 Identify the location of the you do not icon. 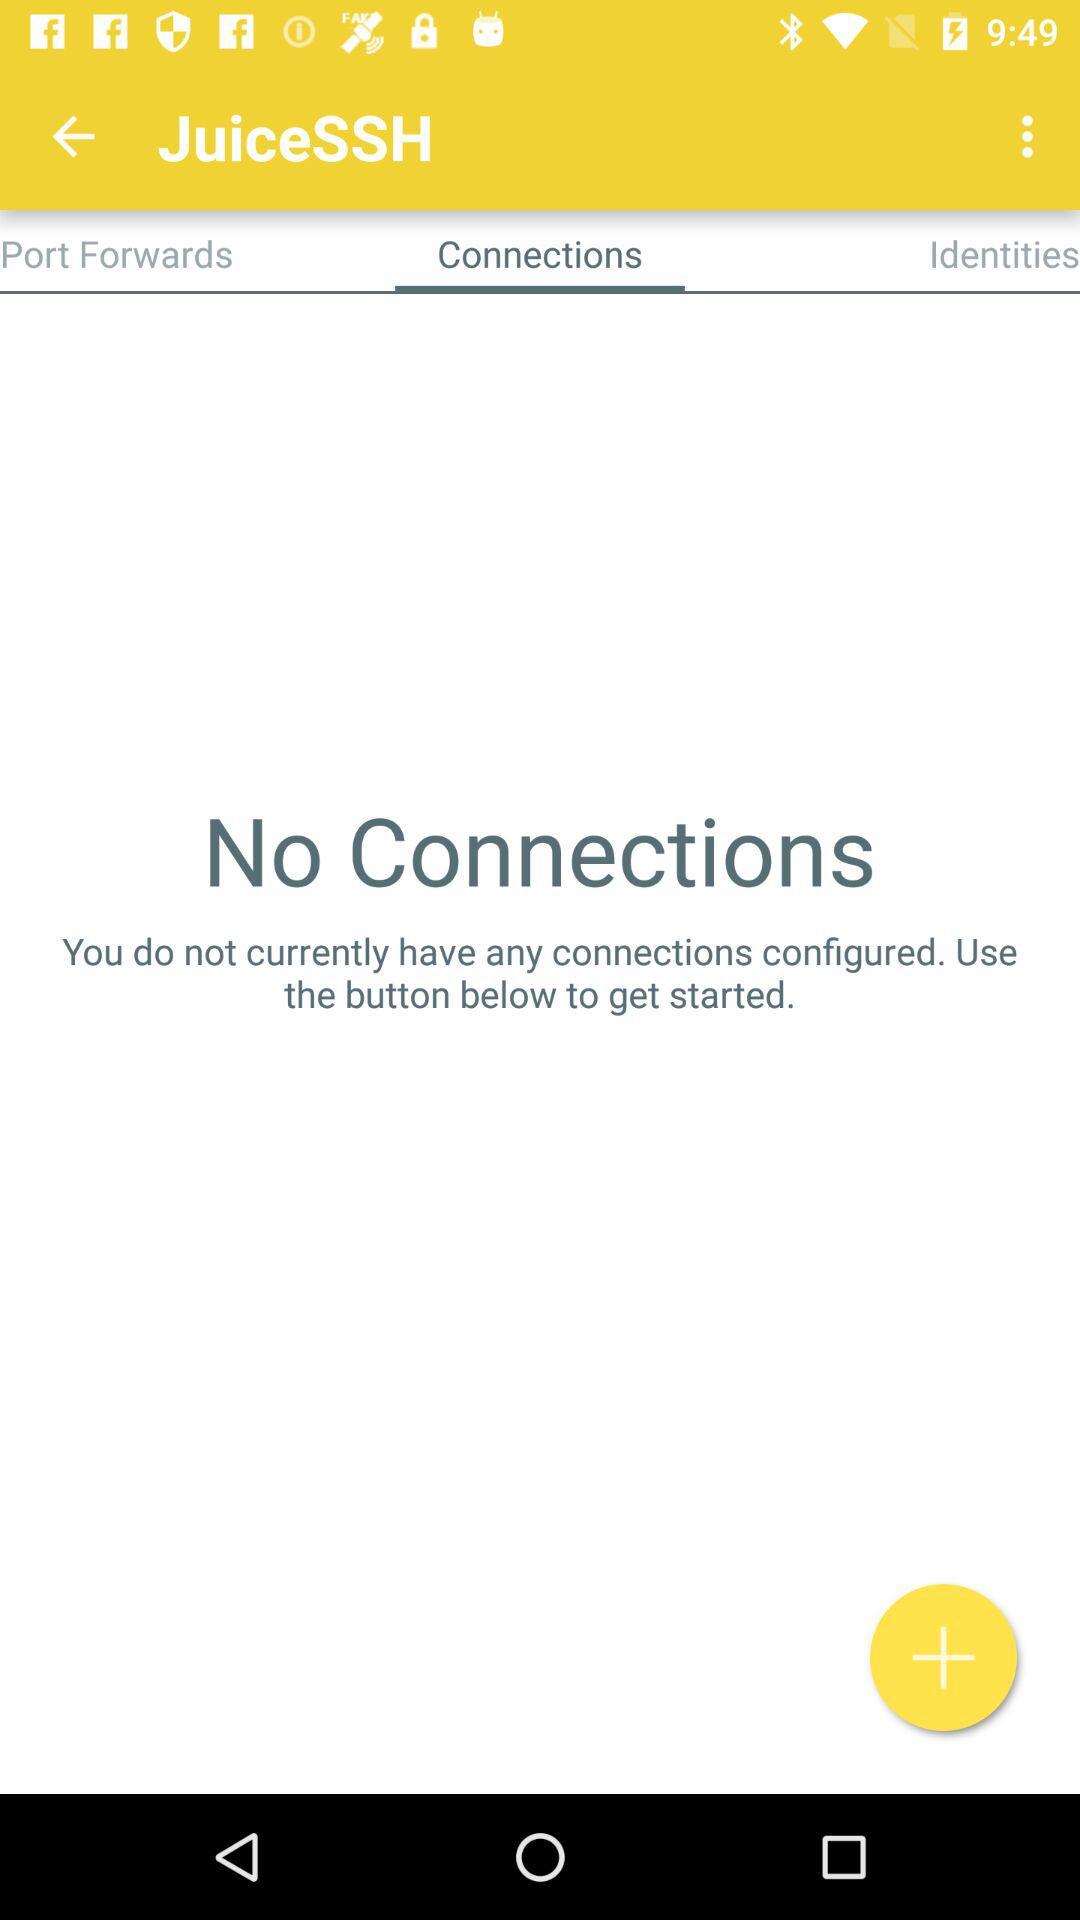
(540, 972).